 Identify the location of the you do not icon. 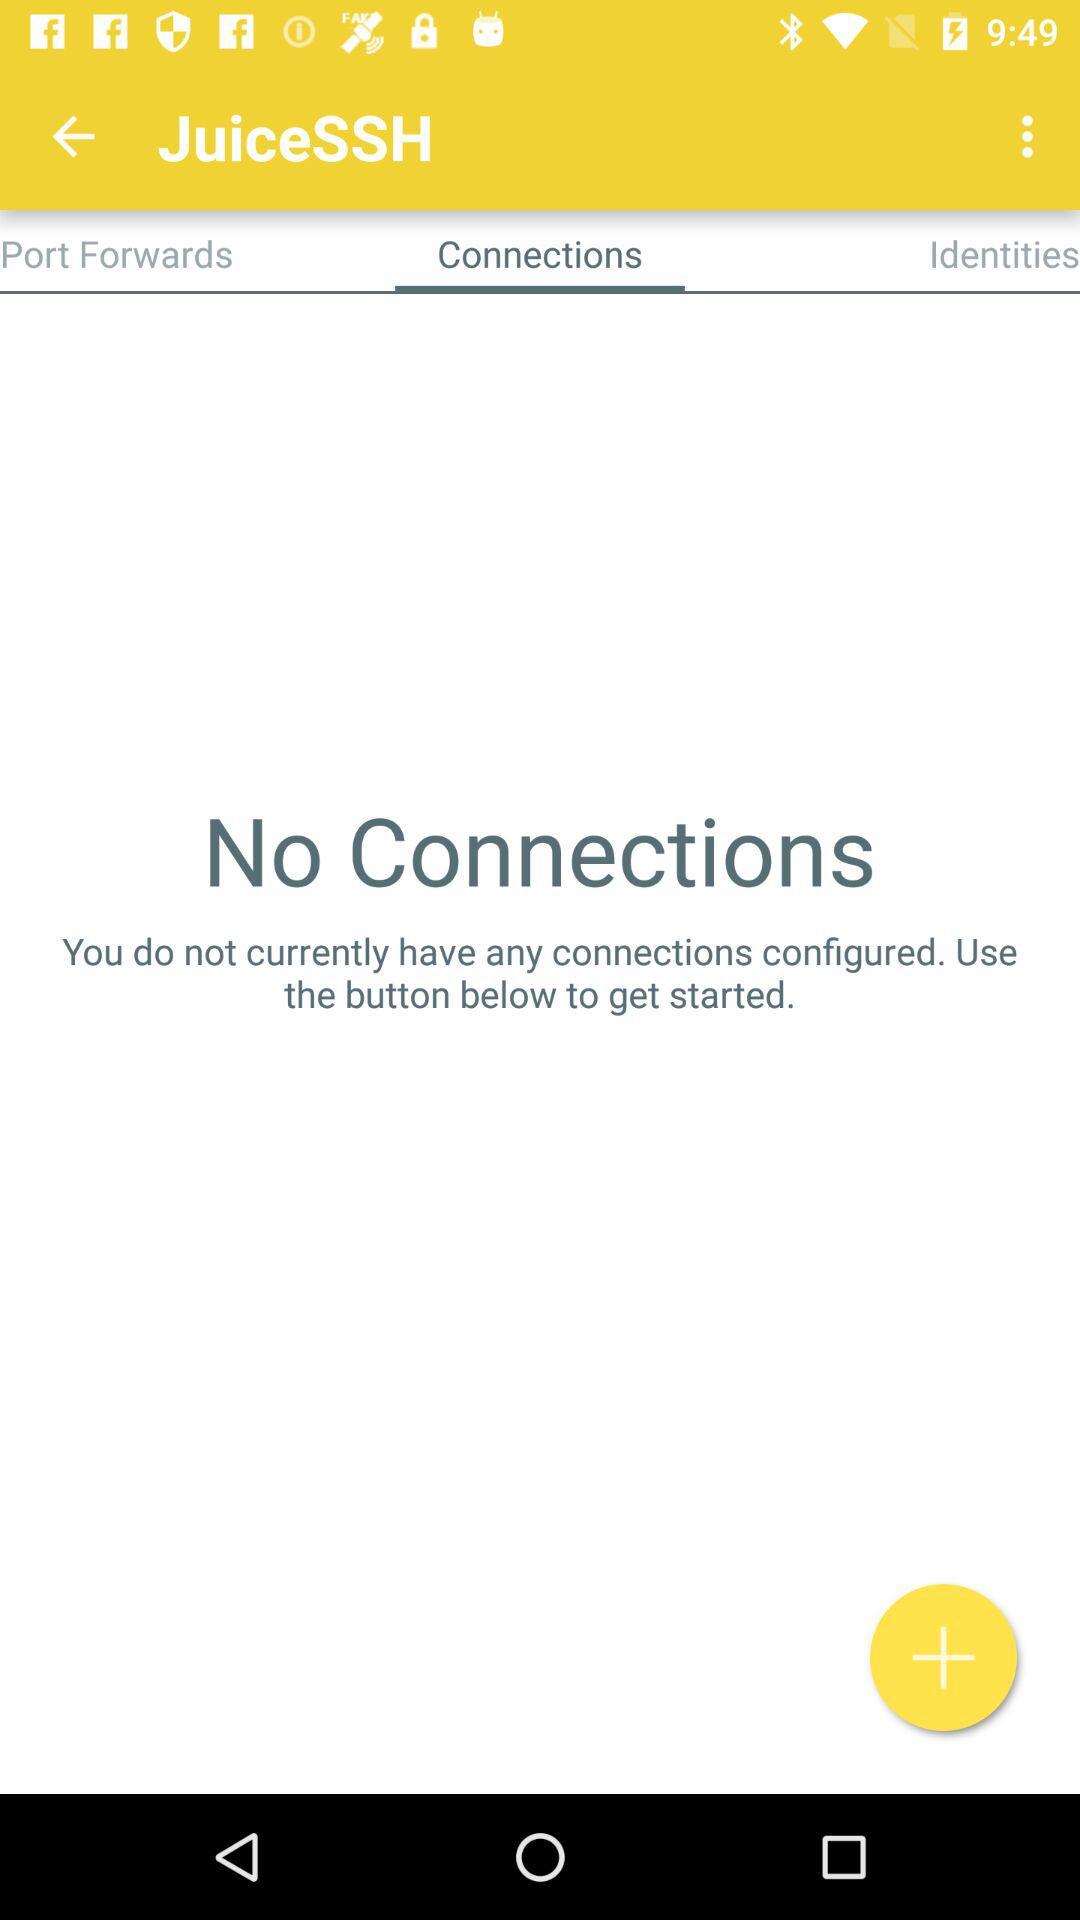
(540, 972).